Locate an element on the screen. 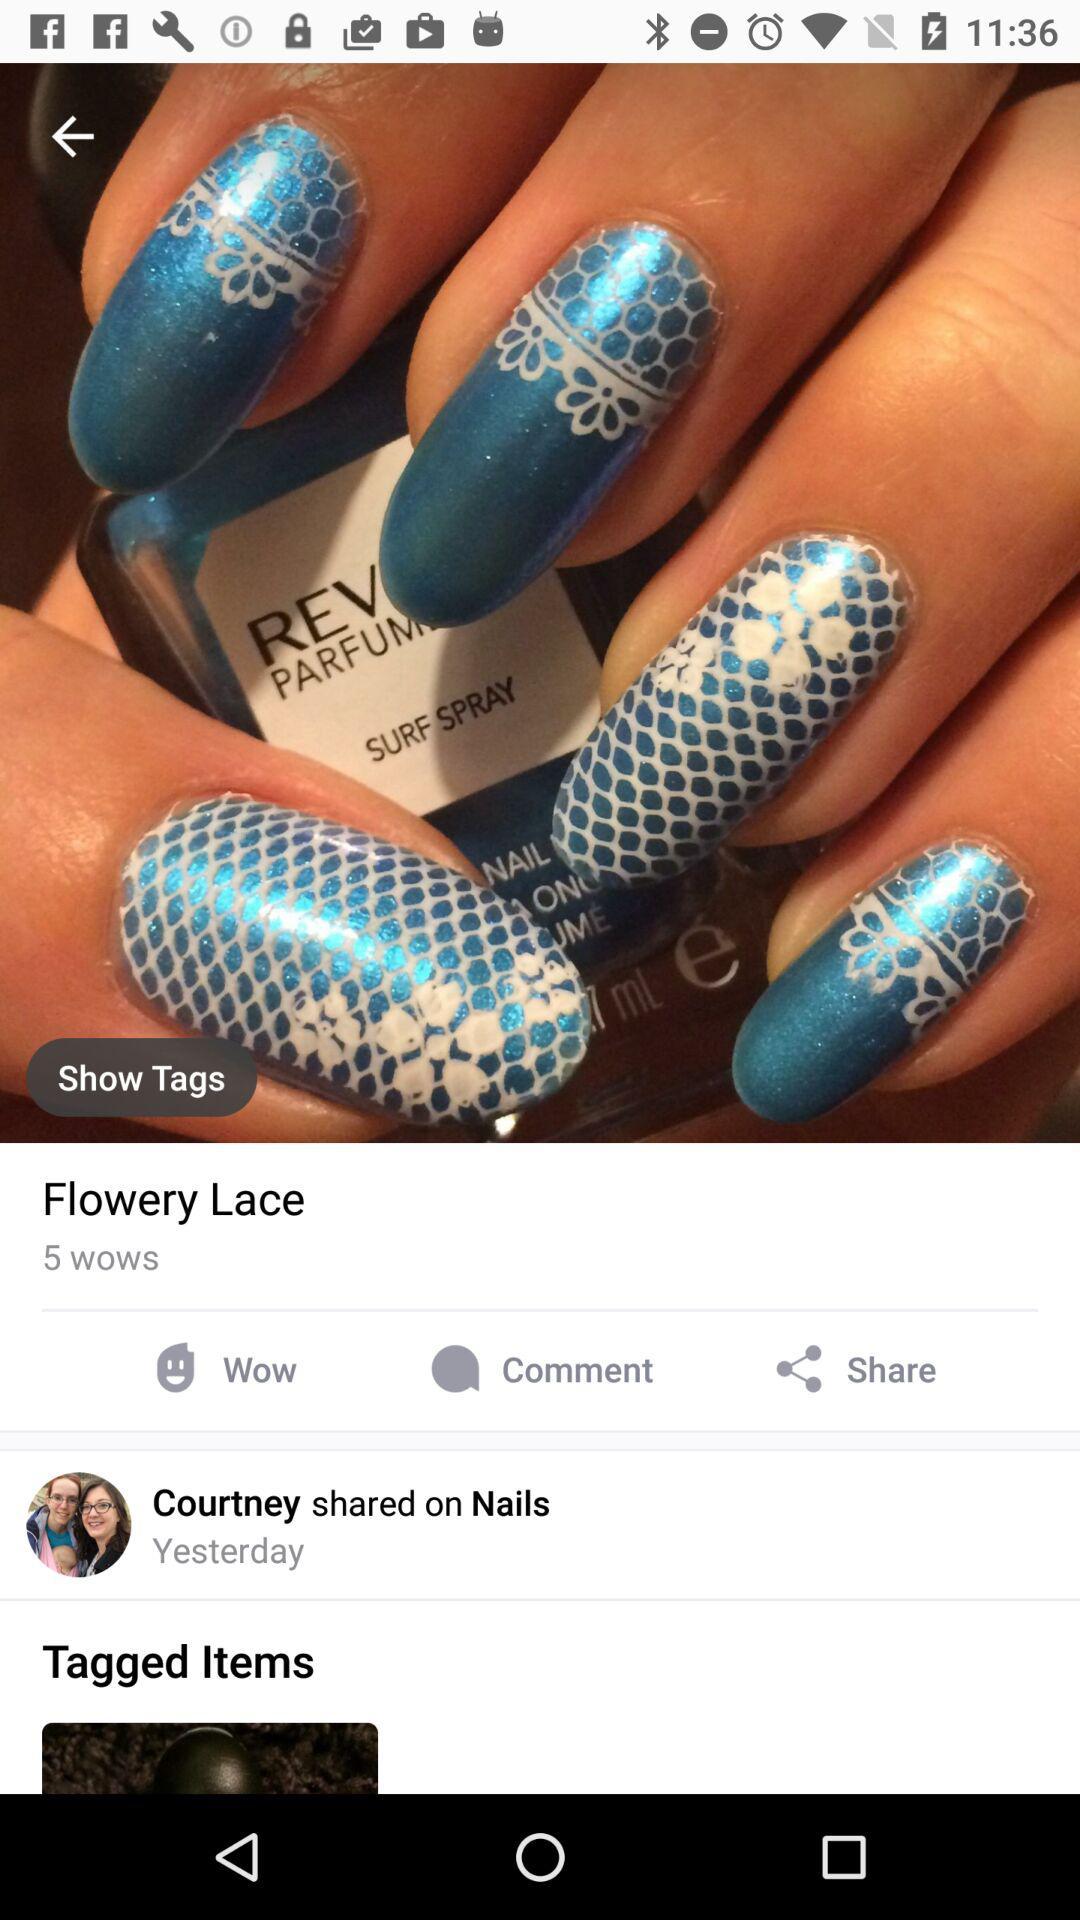  the item above the 5 wows icon is located at coordinates (172, 1197).